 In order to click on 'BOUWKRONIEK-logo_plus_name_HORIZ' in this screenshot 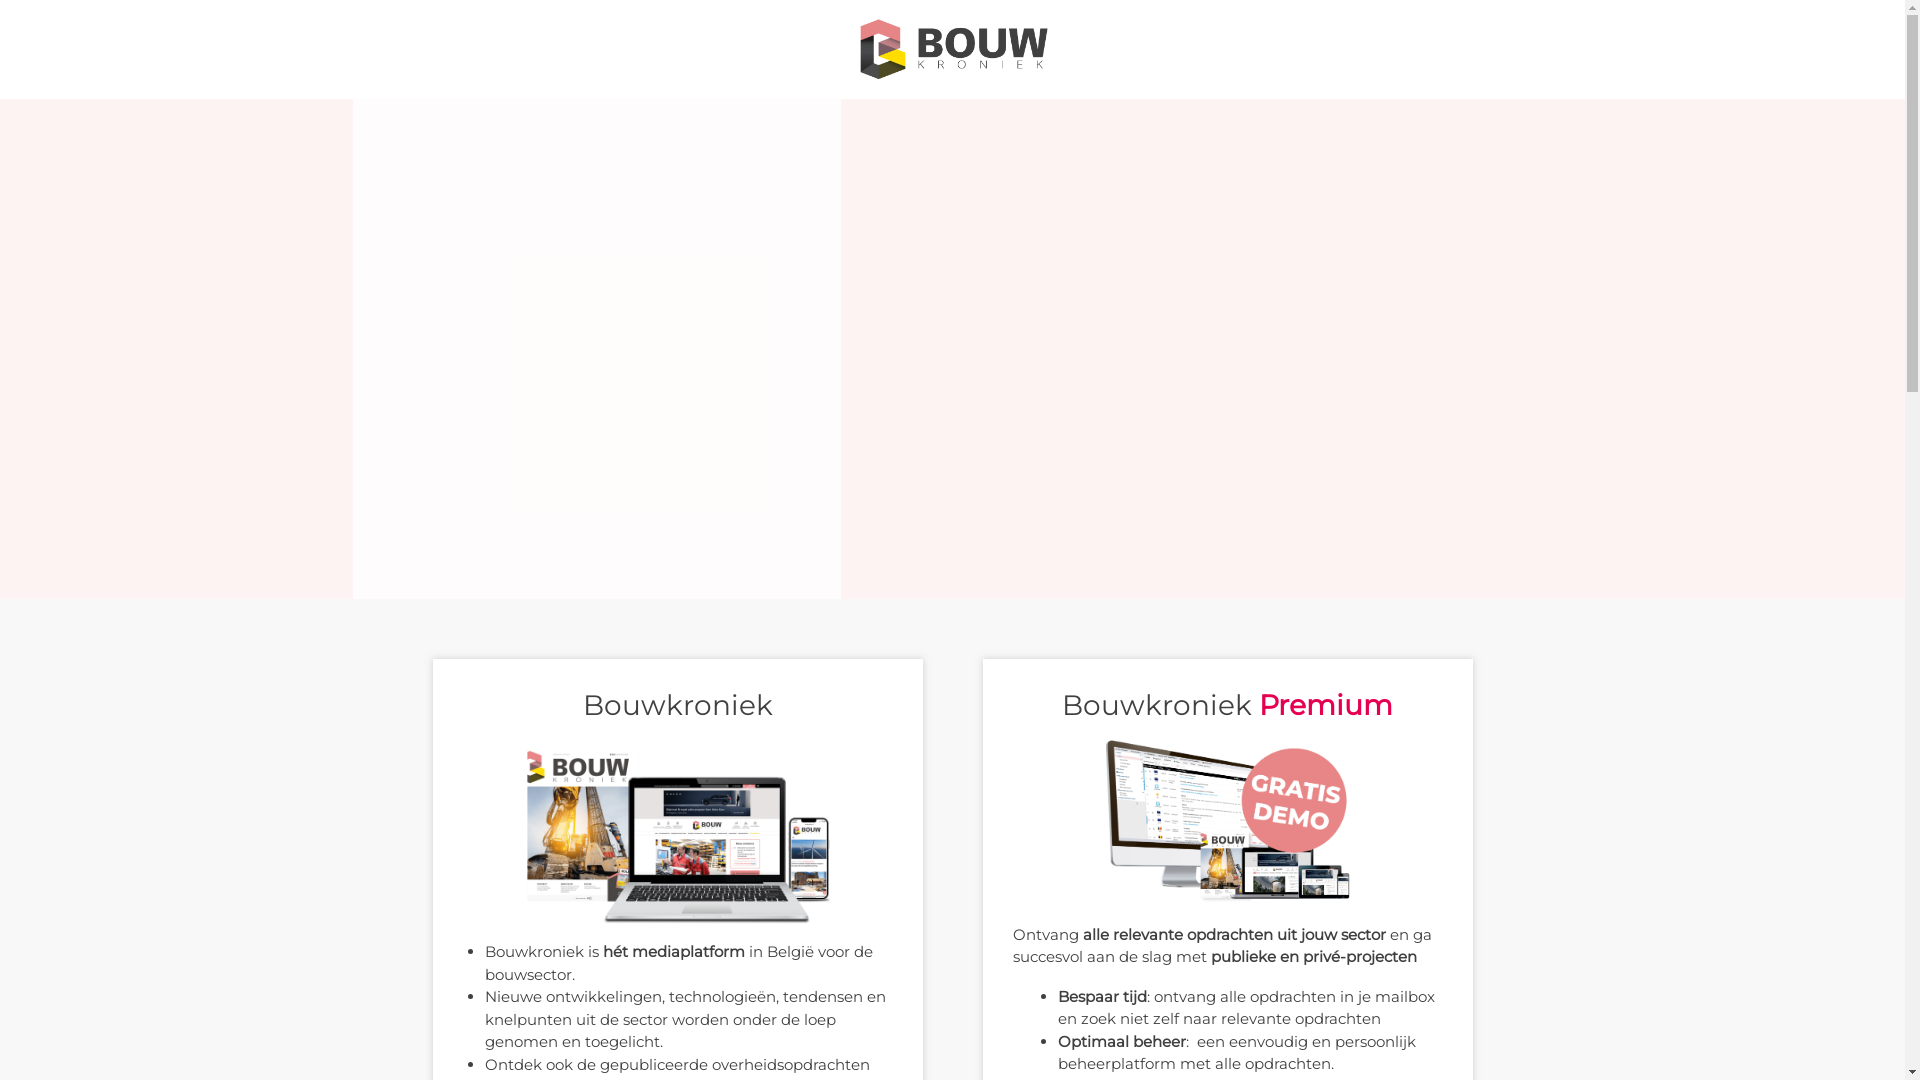, I will do `click(851, 48)`.